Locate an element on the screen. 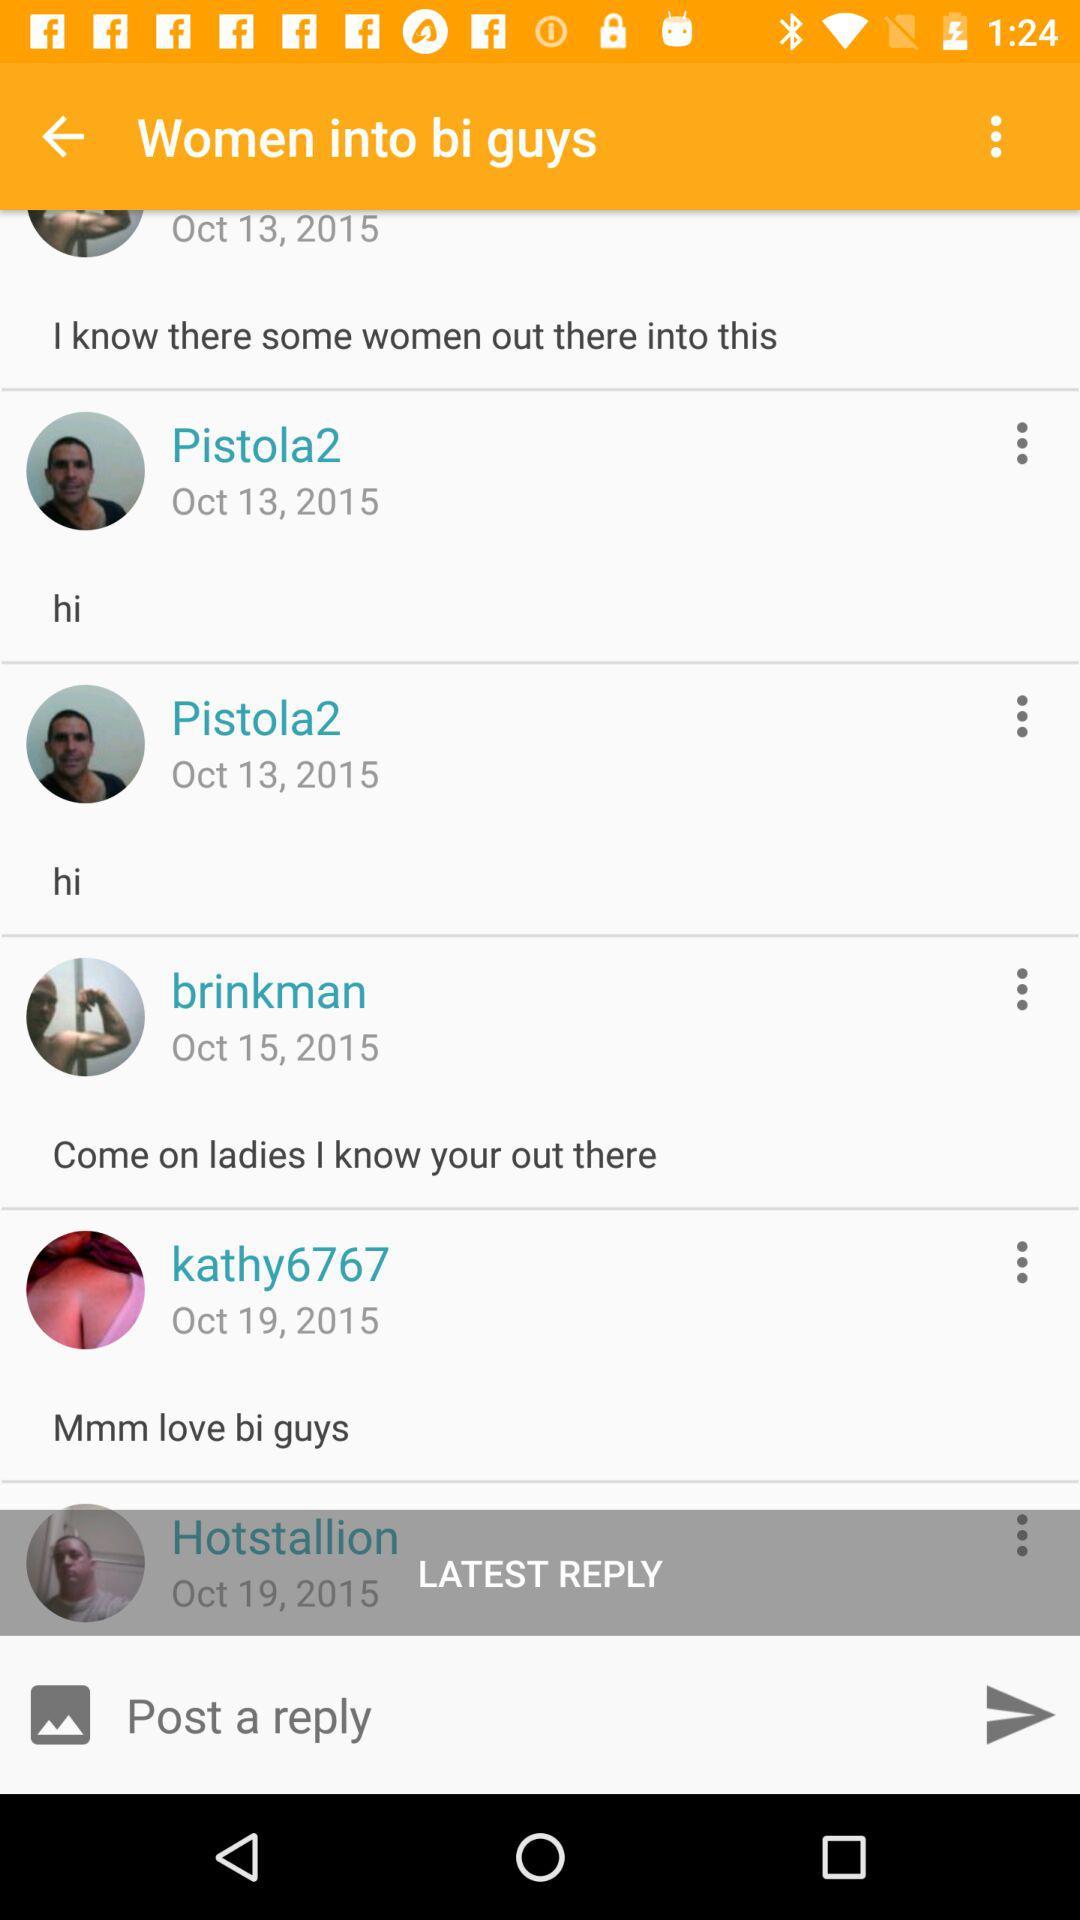  item next to women into bi icon is located at coordinates (1001, 135).